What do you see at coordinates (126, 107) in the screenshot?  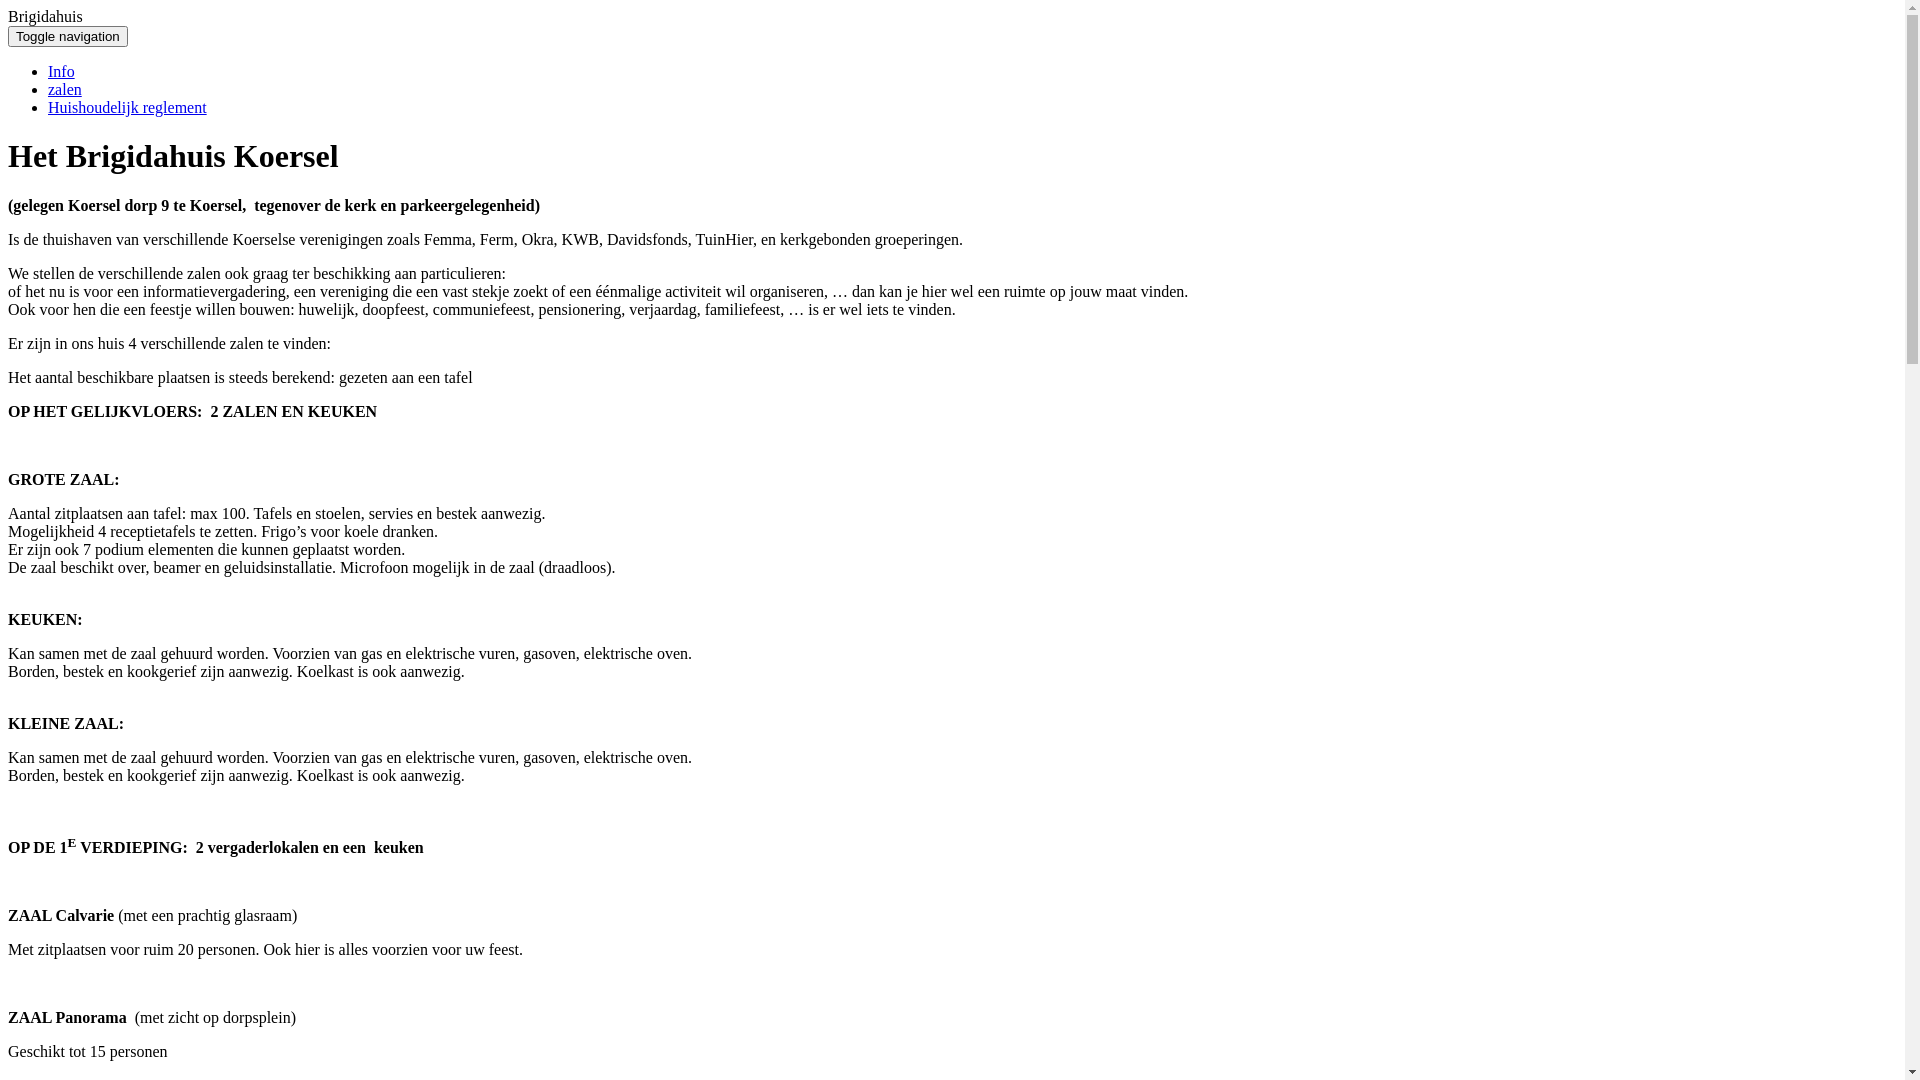 I see `'Huishoudelijk reglement'` at bounding box center [126, 107].